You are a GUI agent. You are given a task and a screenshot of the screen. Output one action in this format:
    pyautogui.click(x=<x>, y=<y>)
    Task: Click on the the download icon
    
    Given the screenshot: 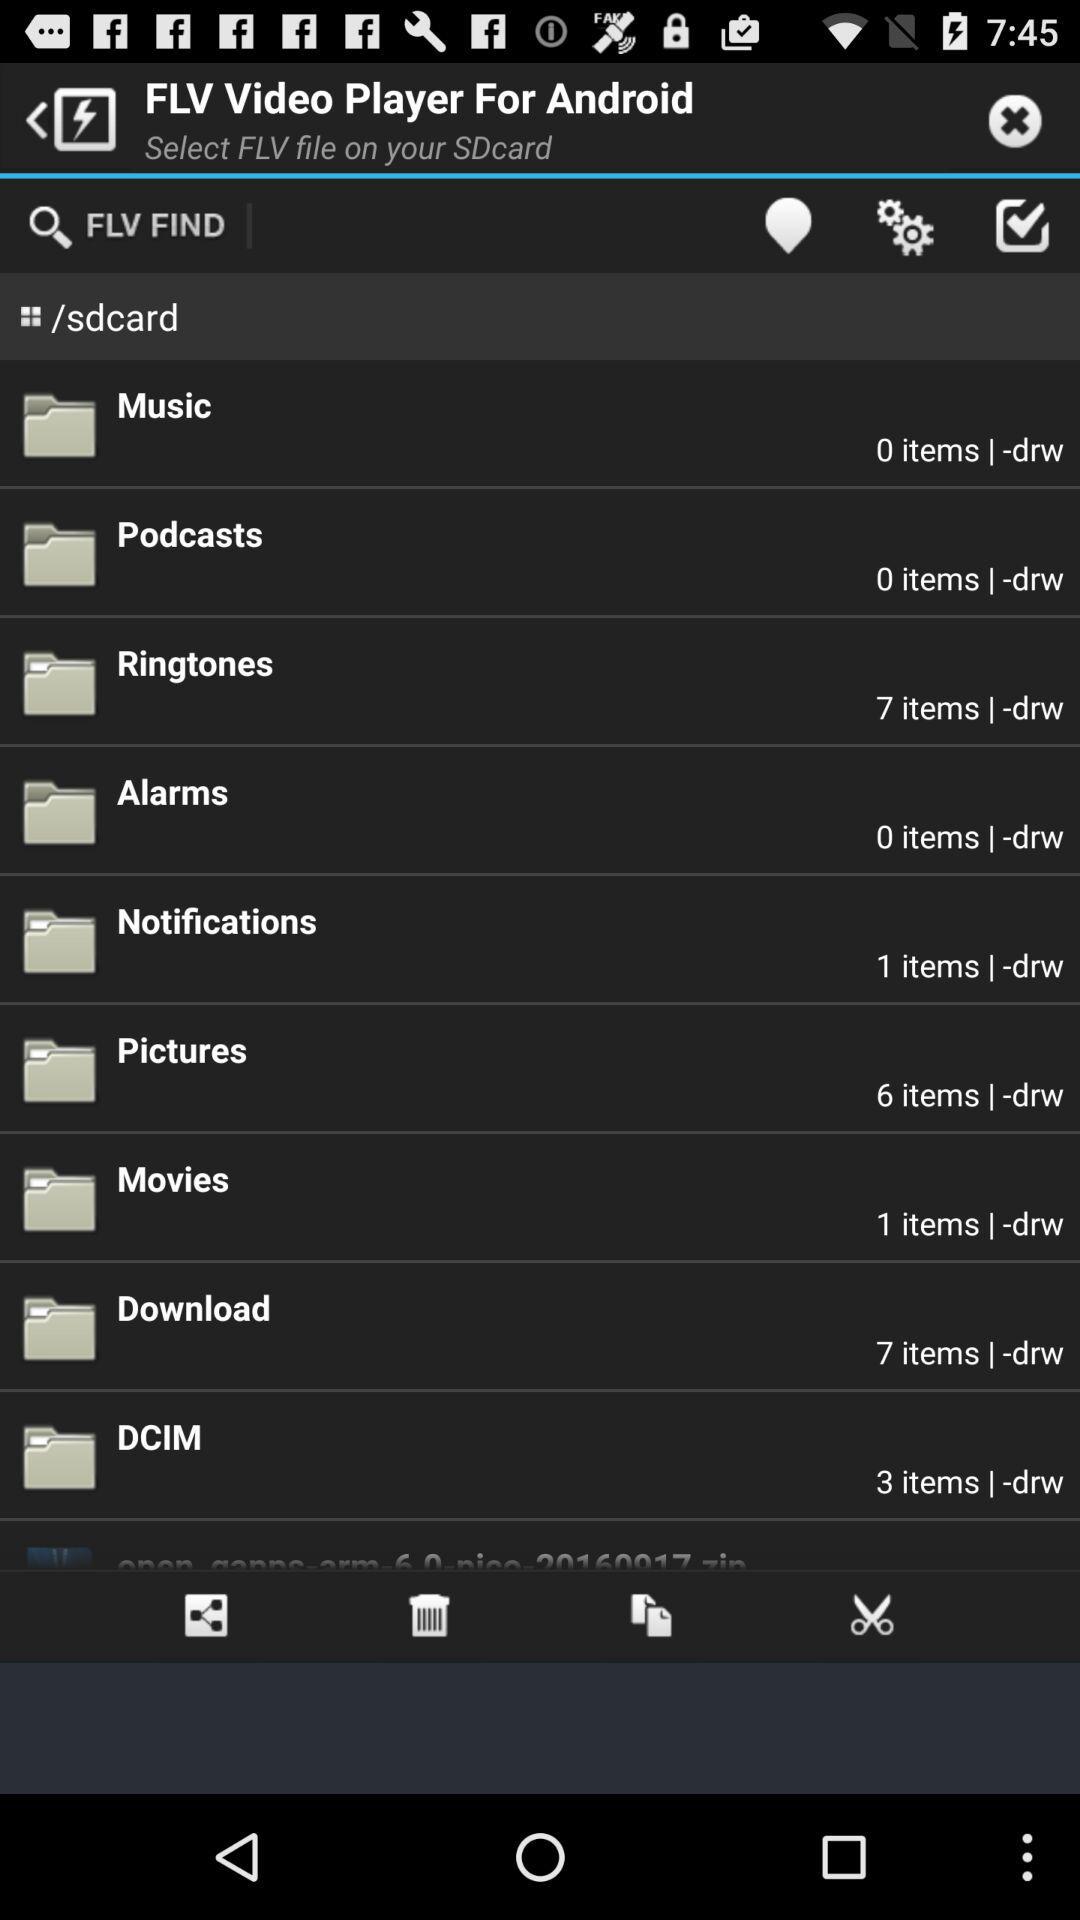 What is the action you would take?
    pyautogui.click(x=589, y=1307)
    